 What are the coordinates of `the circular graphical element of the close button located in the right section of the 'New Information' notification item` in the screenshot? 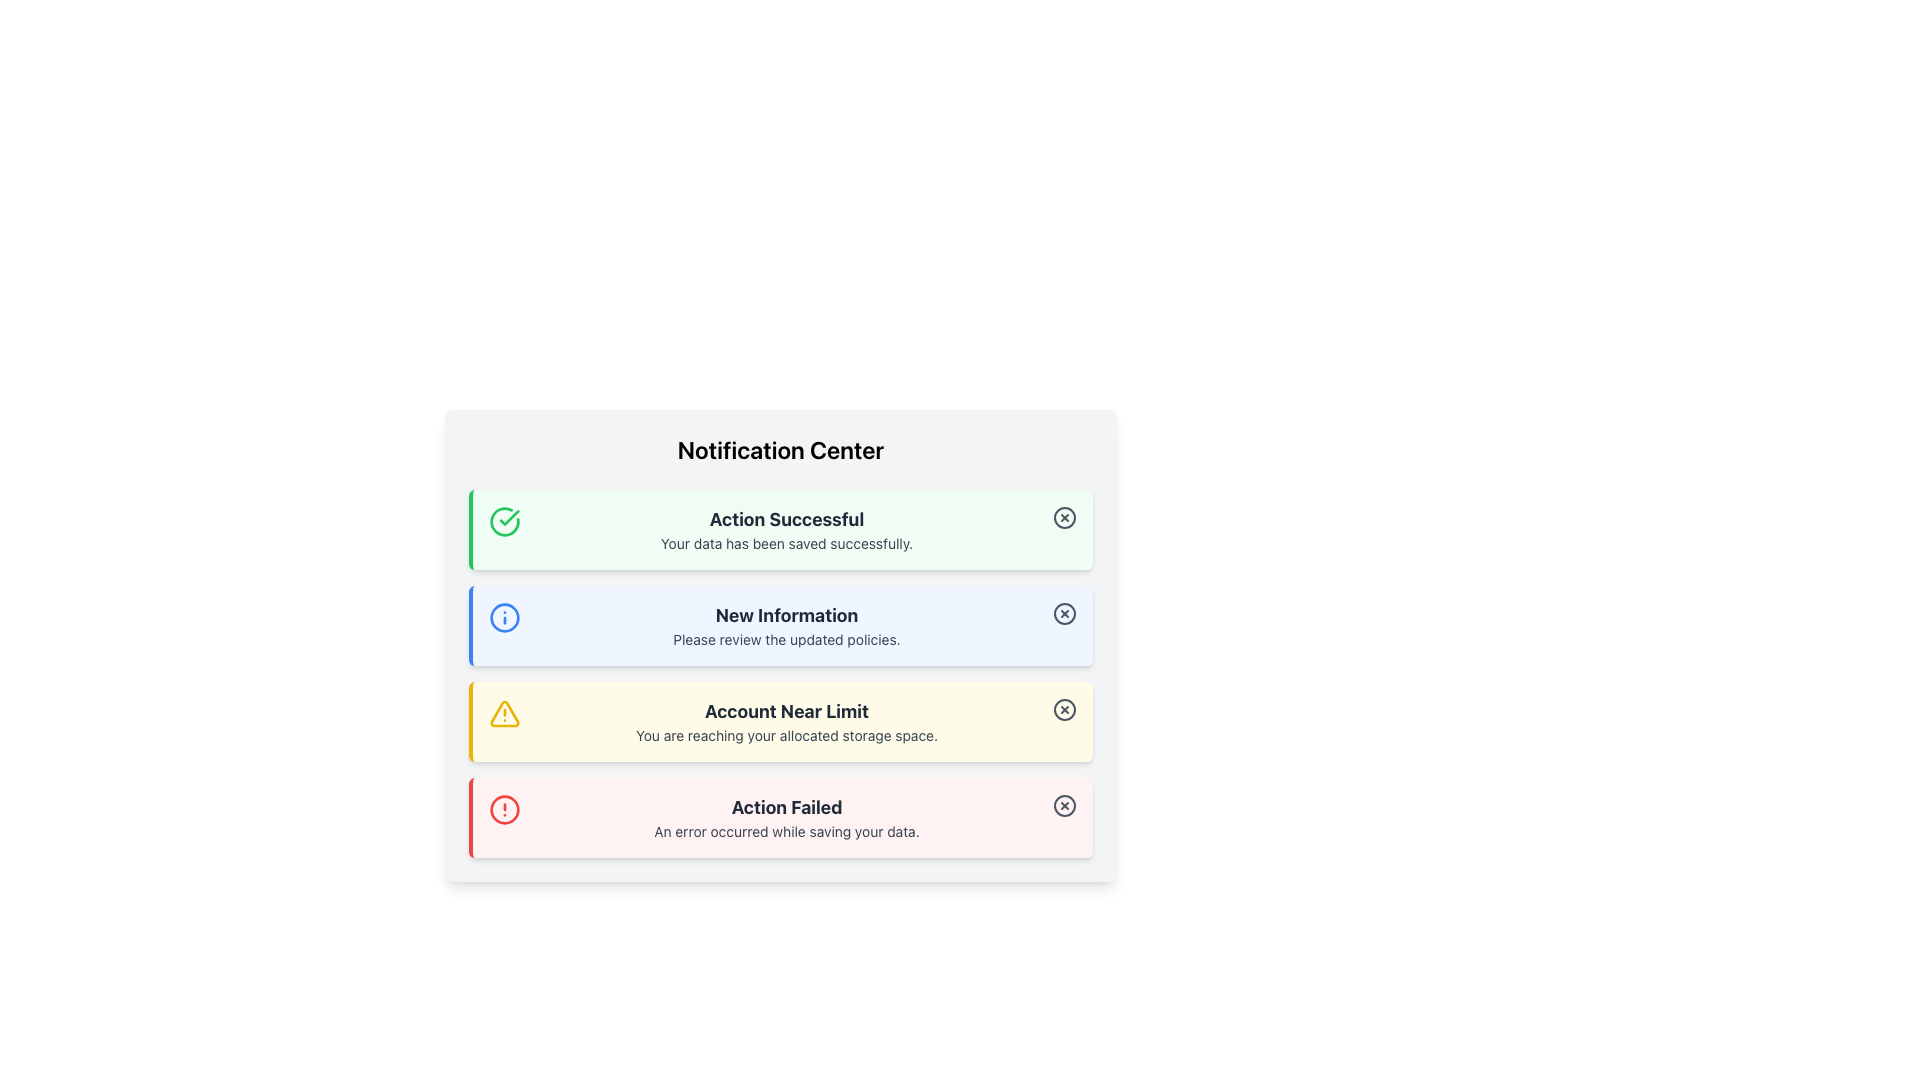 It's located at (1064, 612).